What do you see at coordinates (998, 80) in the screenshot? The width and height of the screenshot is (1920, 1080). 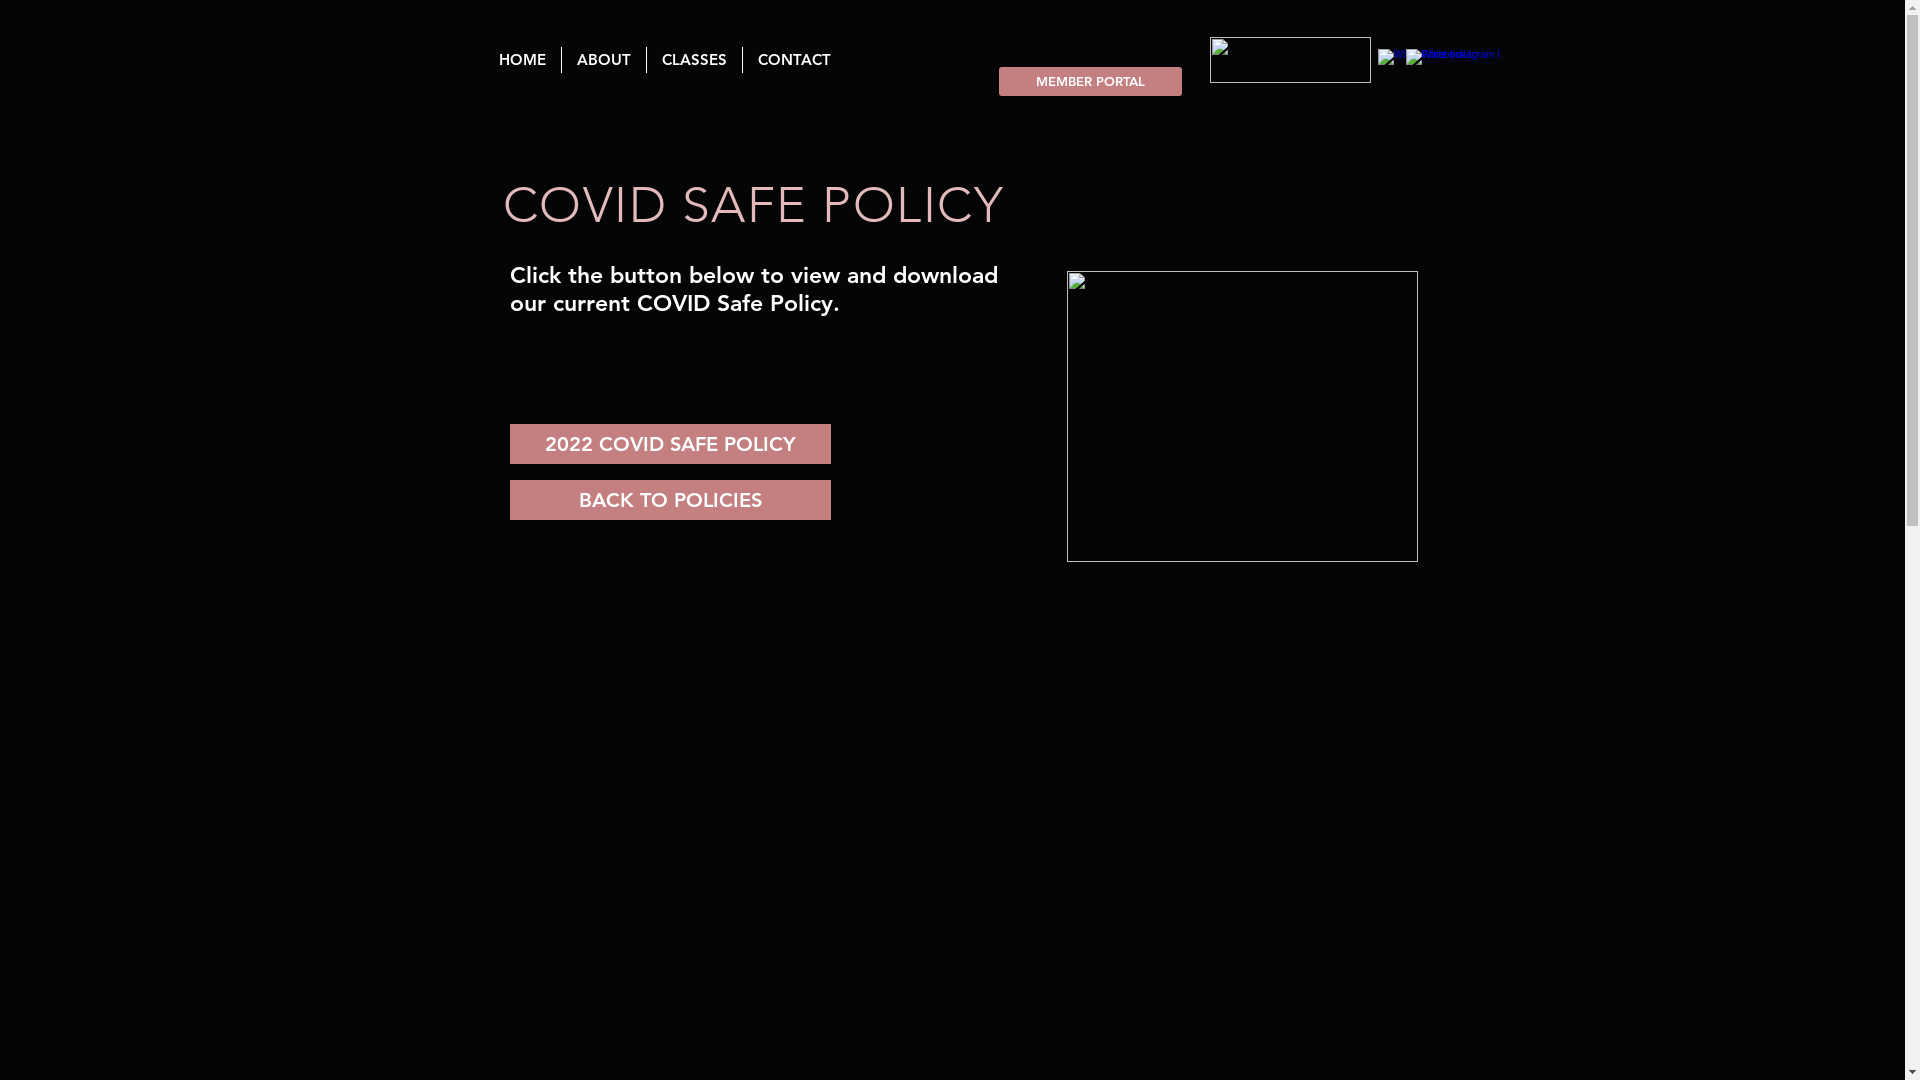 I see `'MEMBER PORTAL'` at bounding box center [998, 80].